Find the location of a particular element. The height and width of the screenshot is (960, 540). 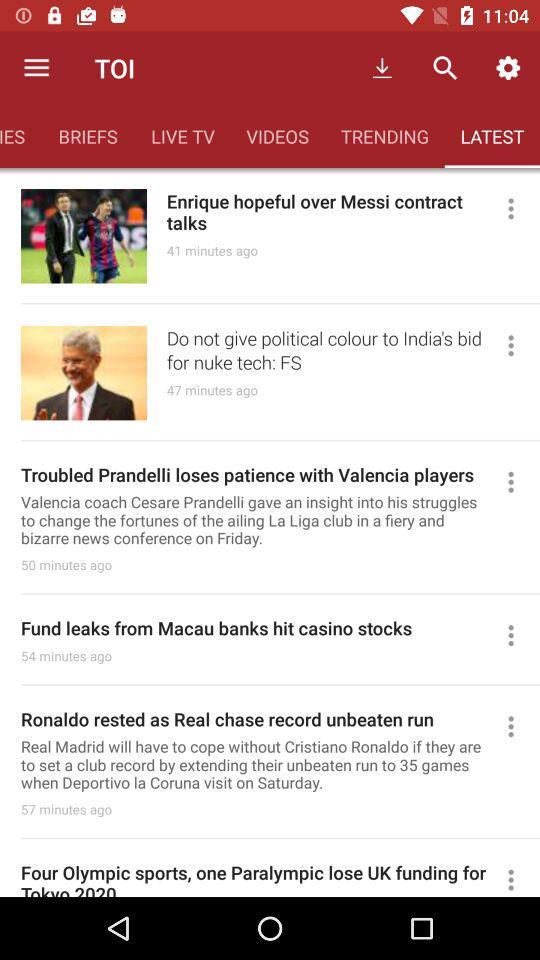

the first icon which is right to the text toi is located at coordinates (382, 68).